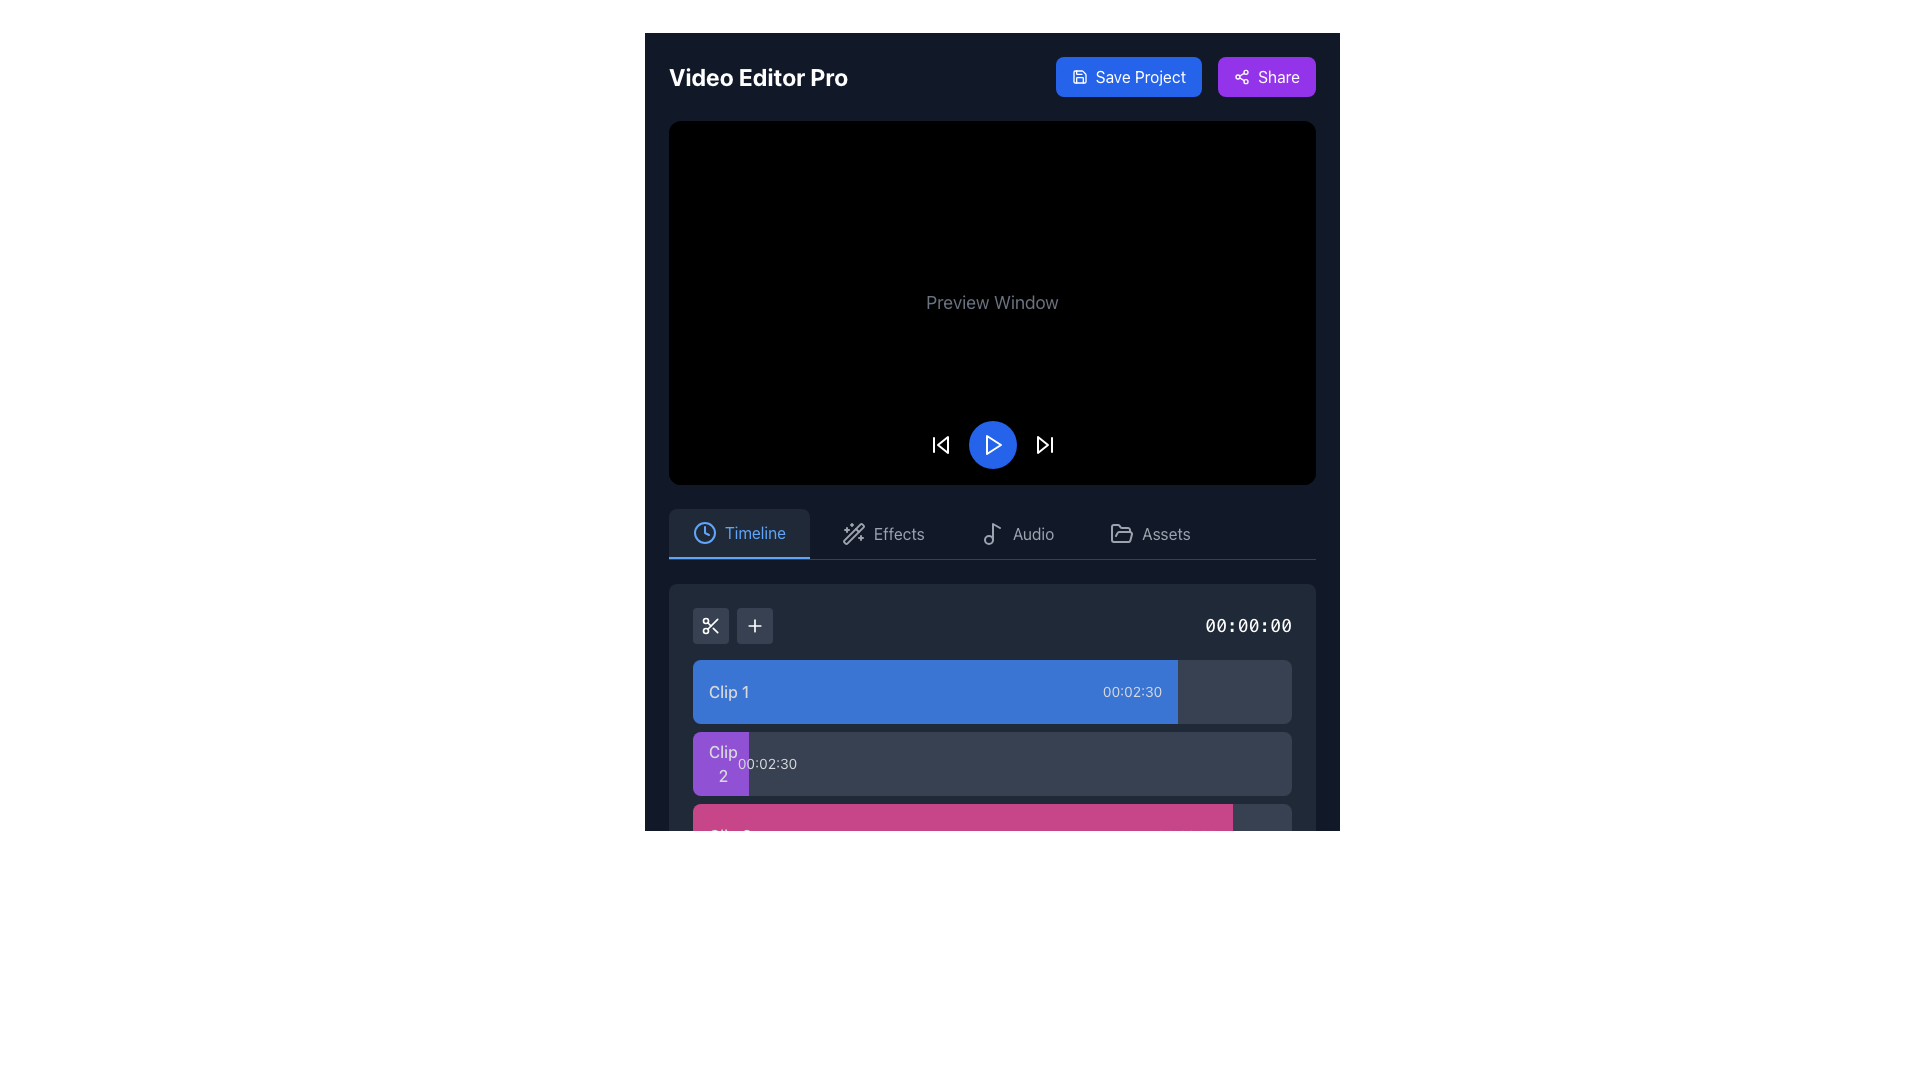  What do you see at coordinates (1043, 443) in the screenshot?
I see `the media control button designed to skip forward in the playback timeline` at bounding box center [1043, 443].